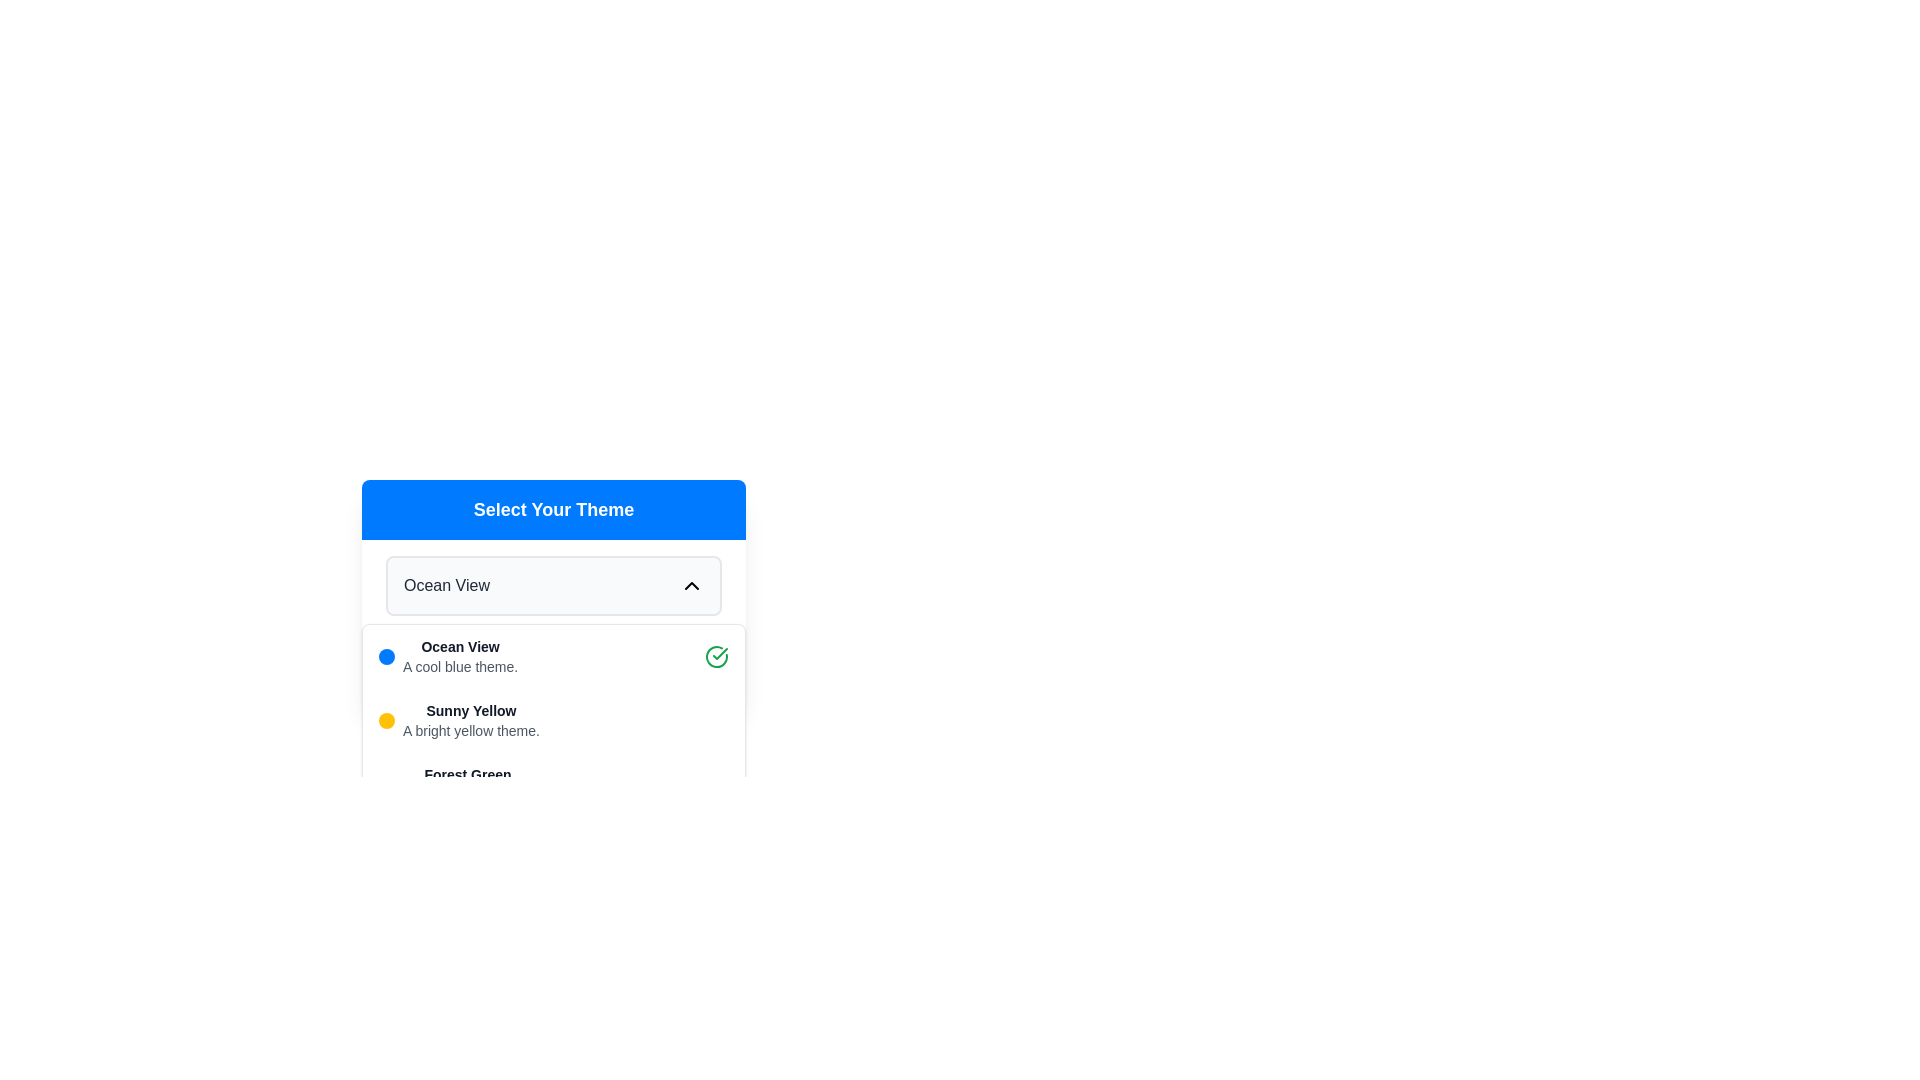  What do you see at coordinates (553, 784) in the screenshot?
I see `the 'Forest Green' option in the dropdown menu, which is the third item below 'Sunny Yellow'` at bounding box center [553, 784].